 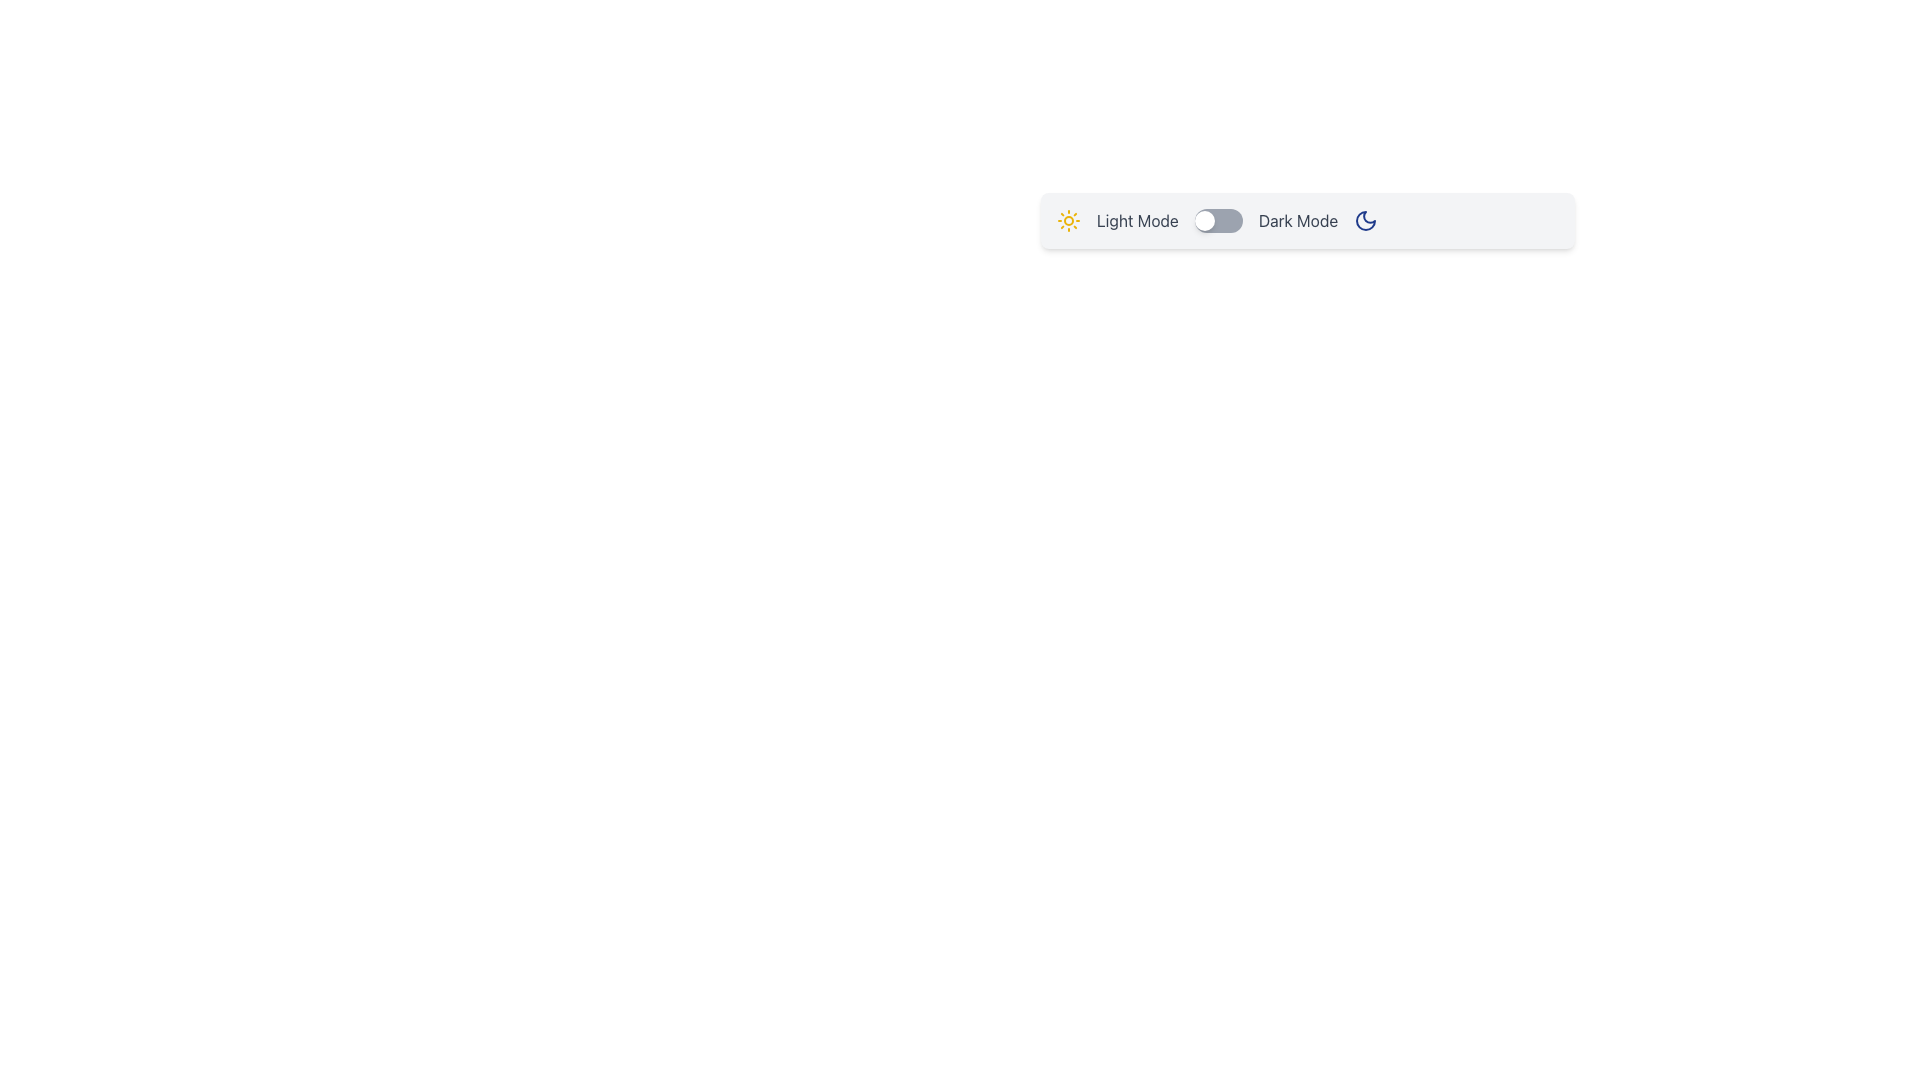 What do you see at coordinates (1298, 220) in the screenshot?
I see `the static text label indicating the dark mode option for the theme toggle, which is located to the right of the 'Light Mode' text within a toggle switch layout` at bounding box center [1298, 220].